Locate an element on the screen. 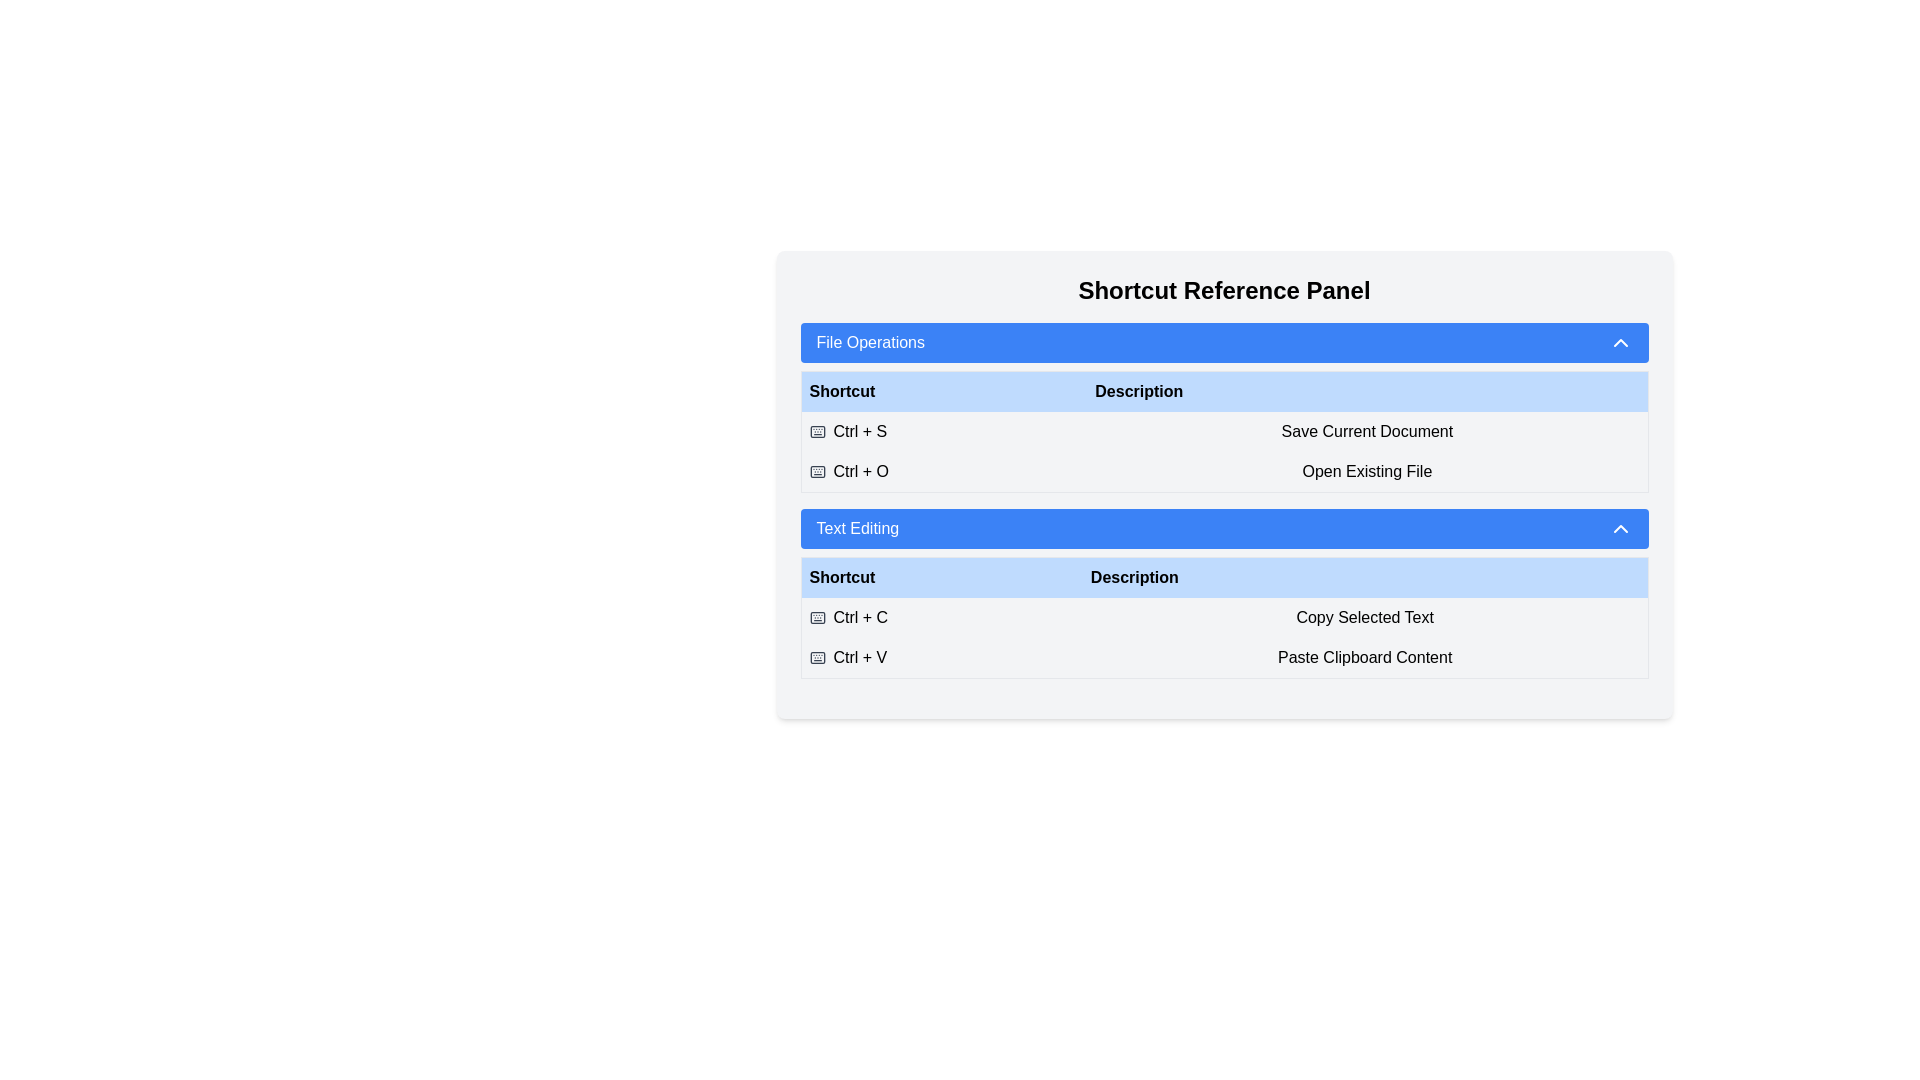 Image resolution: width=1920 pixels, height=1080 pixels. the Text label that describes the 'Ctrl + V' shortcut functionality in the 'Text Editing' section of the Shortcut Reference Panel is located at coordinates (1364, 658).